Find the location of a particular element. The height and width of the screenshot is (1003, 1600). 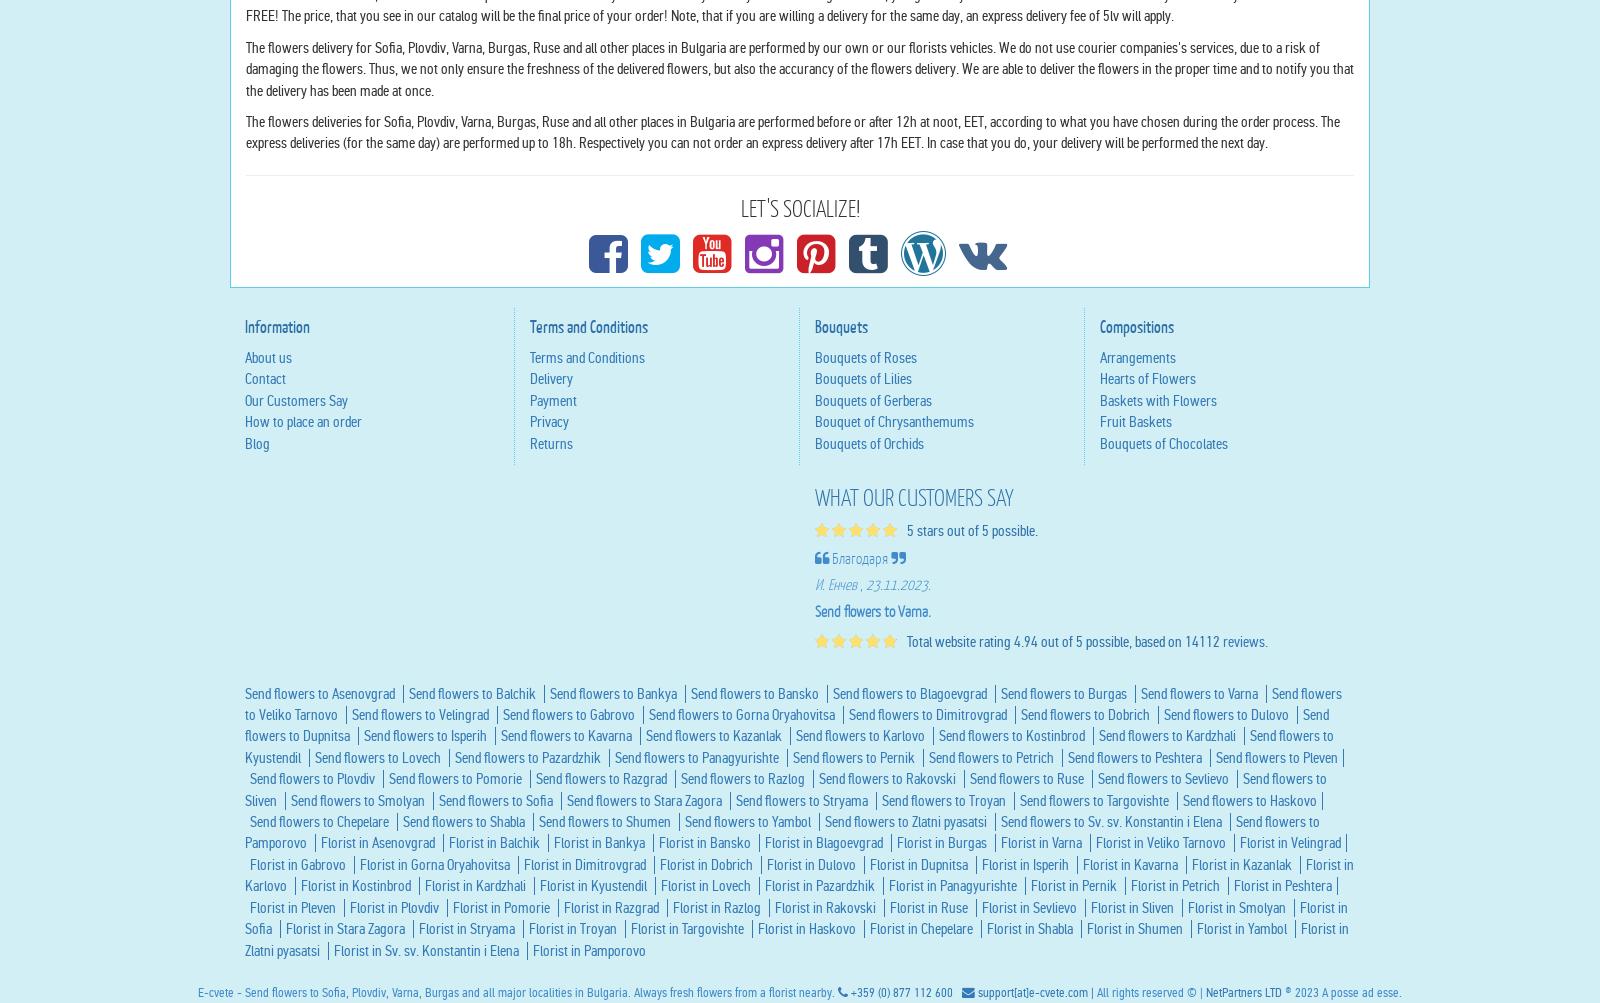

'Send flowers to Kavarna' is located at coordinates (567, 926).